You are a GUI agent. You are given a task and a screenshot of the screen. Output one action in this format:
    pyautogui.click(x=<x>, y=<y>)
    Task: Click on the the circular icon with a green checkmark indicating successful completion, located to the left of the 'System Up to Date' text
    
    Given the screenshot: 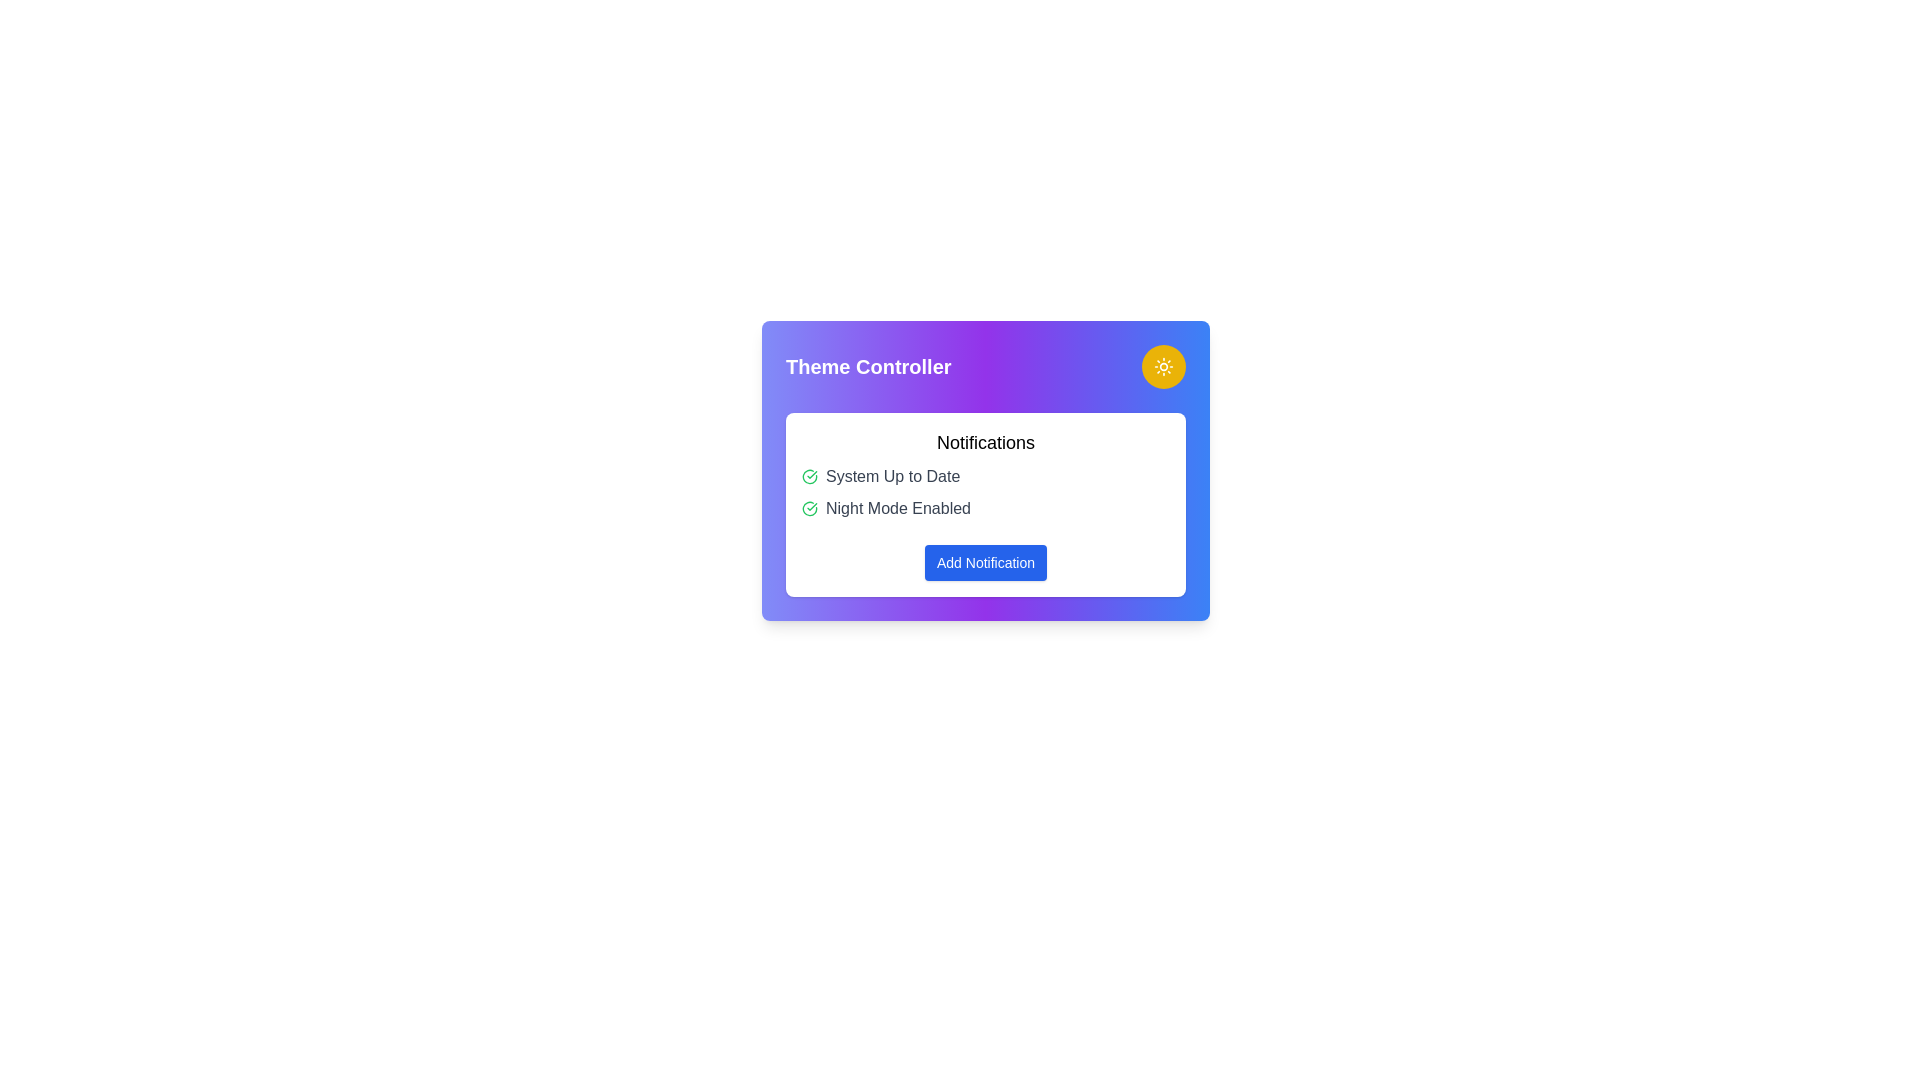 What is the action you would take?
    pyautogui.click(x=810, y=477)
    